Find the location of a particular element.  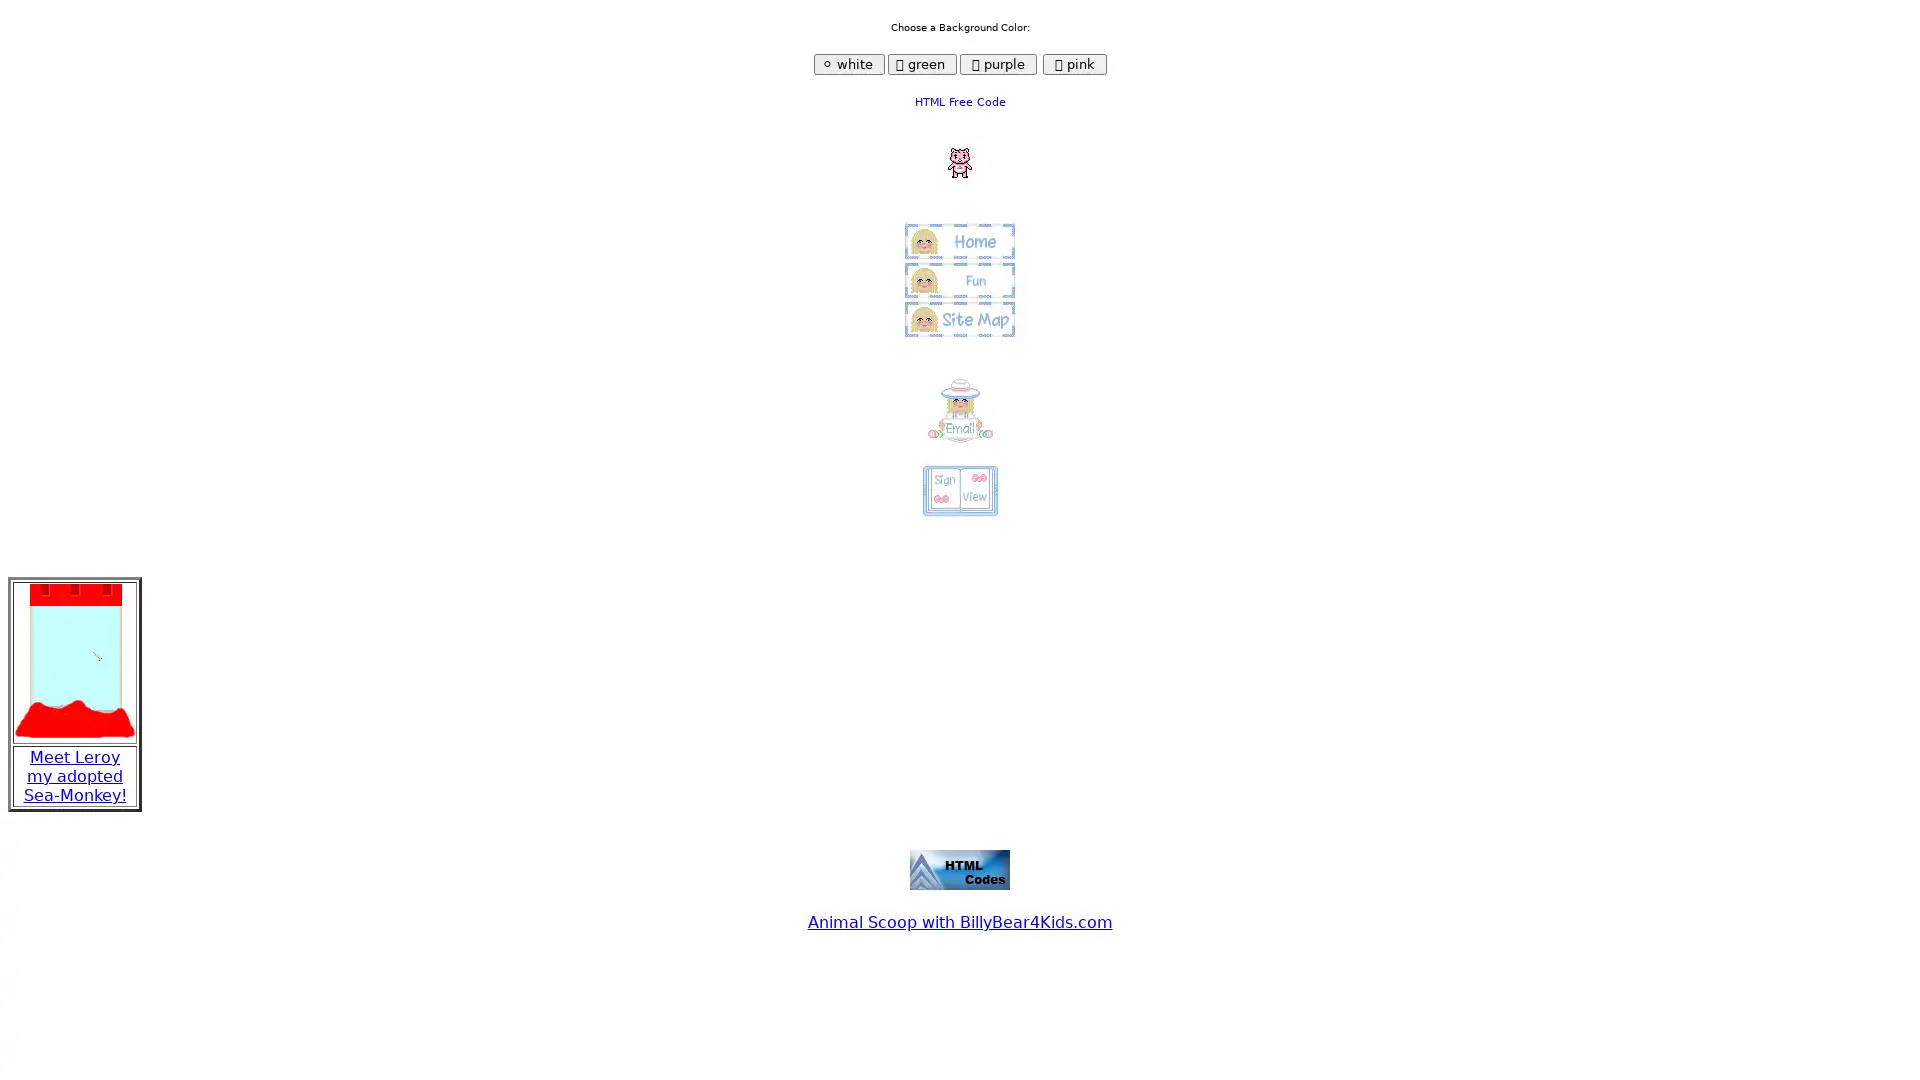

white is located at coordinates (848, 63).